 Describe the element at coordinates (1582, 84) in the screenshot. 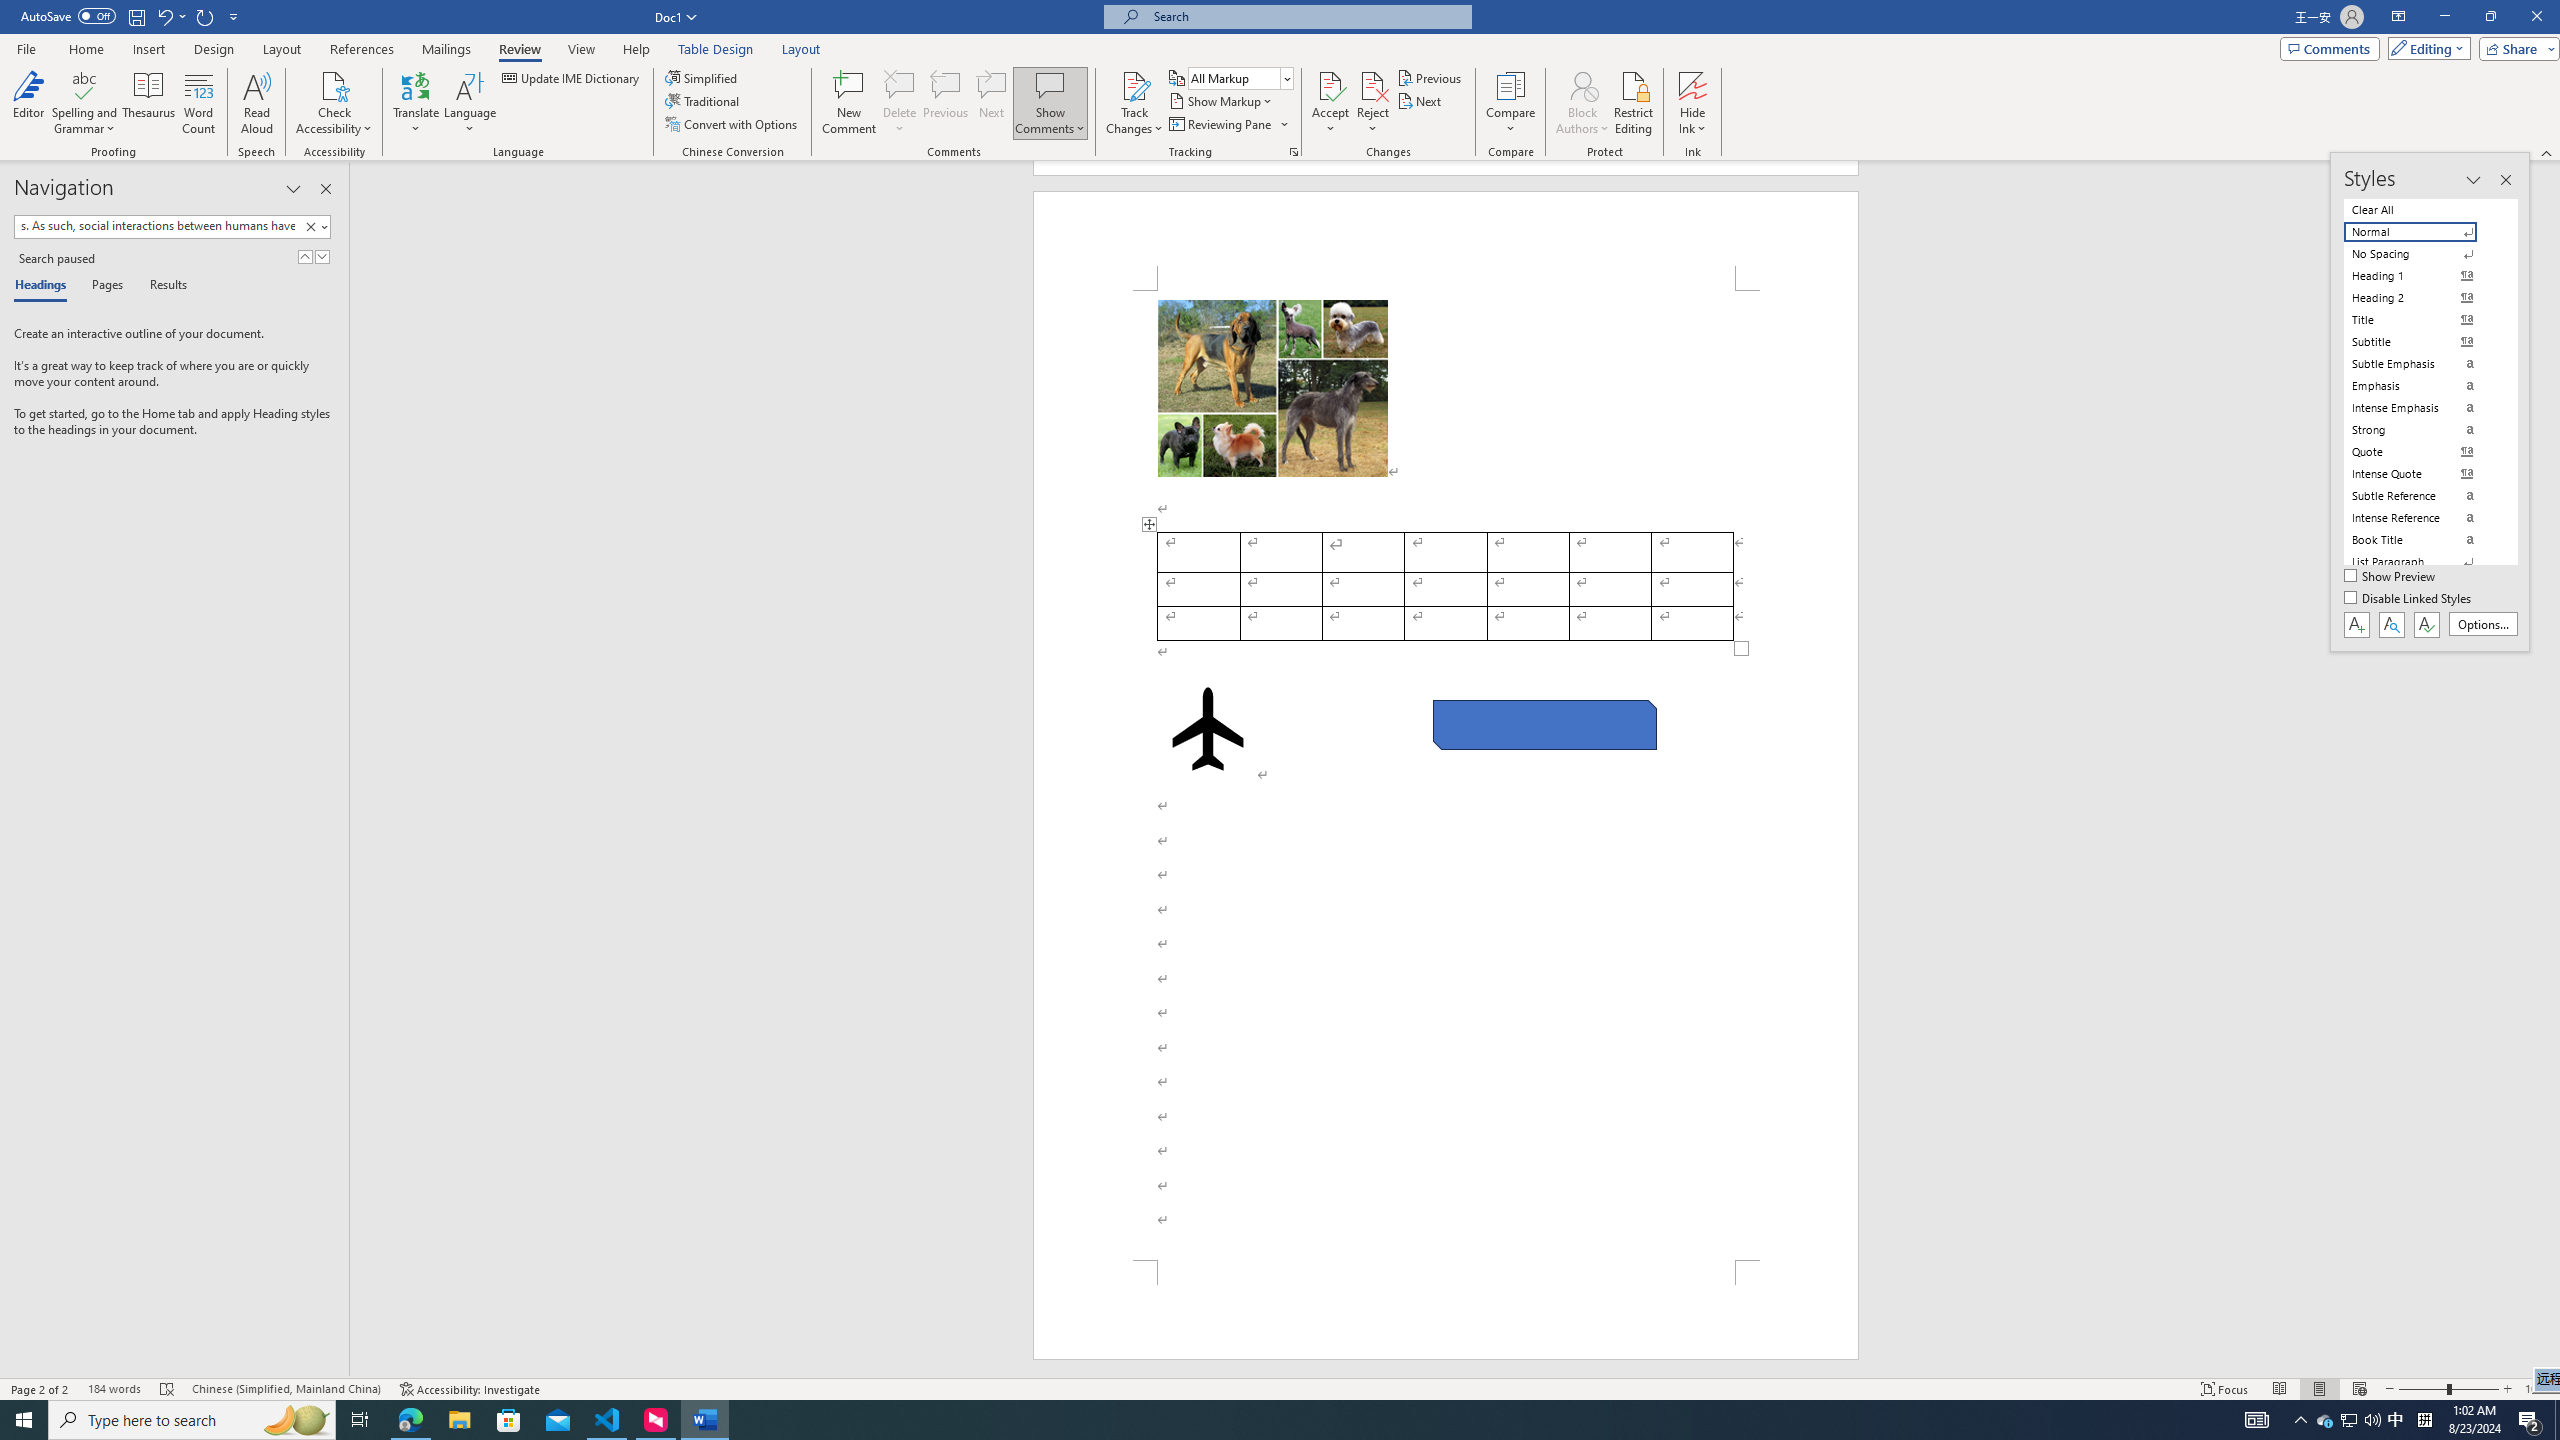

I see `'Block Authors'` at that location.